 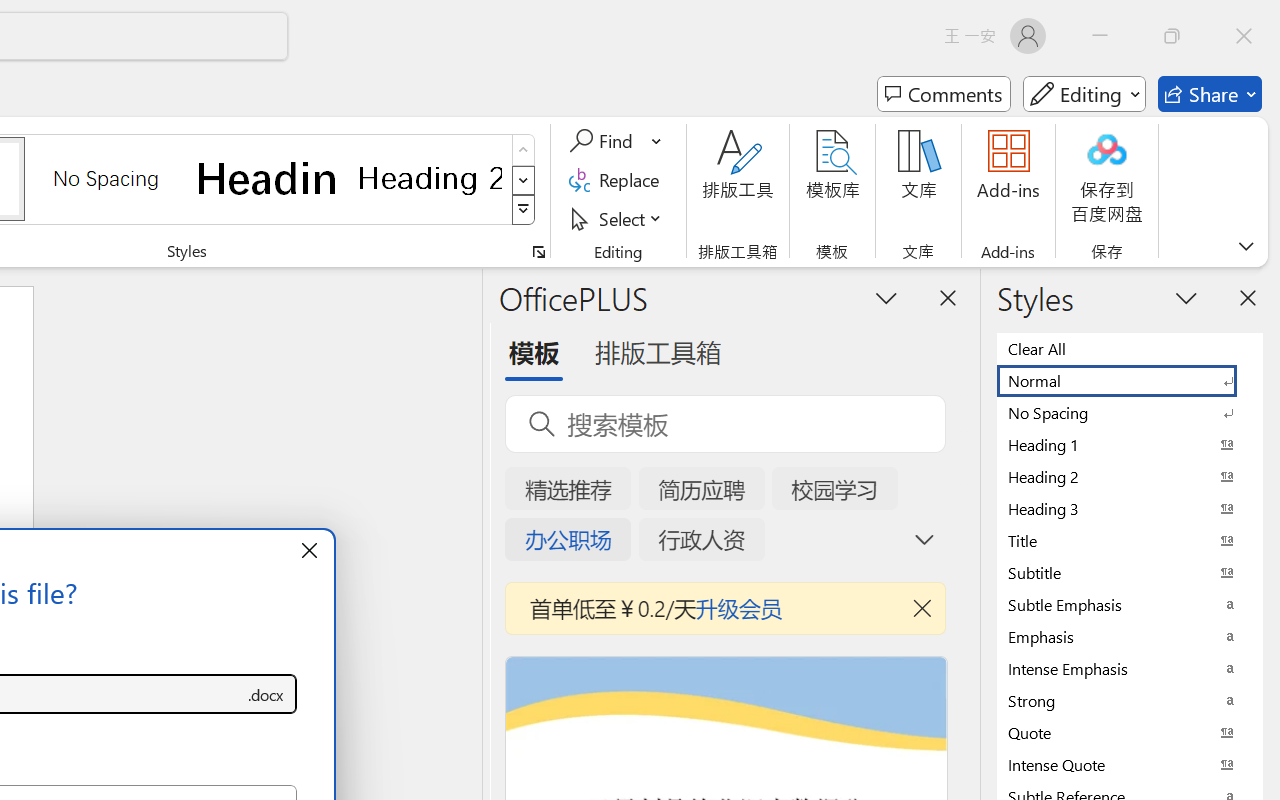 I want to click on 'Strong', so click(x=1130, y=700).